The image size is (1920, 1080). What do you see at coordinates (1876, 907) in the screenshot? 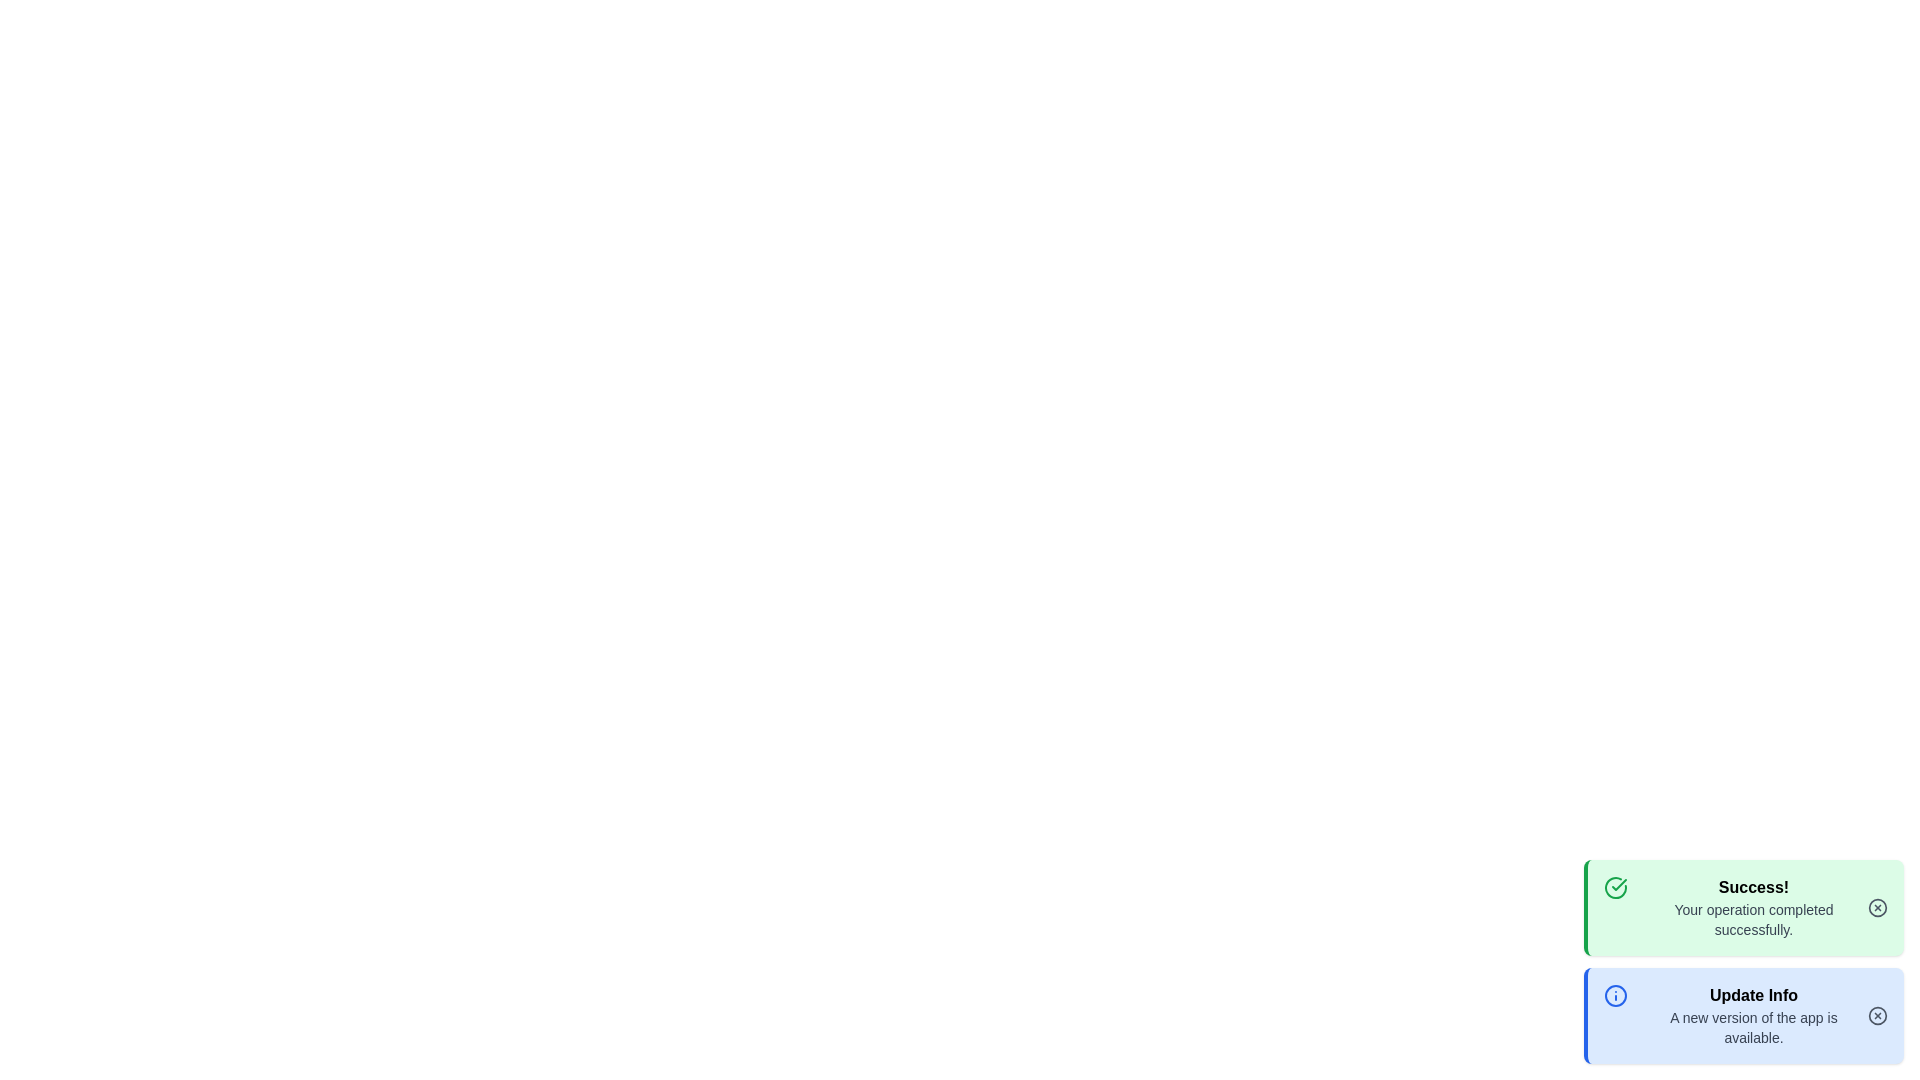
I see `the Close button, which is a small circular icon with an 'X' mark inside, located in the top-right corner of the green 'Success!' notification card` at bounding box center [1876, 907].